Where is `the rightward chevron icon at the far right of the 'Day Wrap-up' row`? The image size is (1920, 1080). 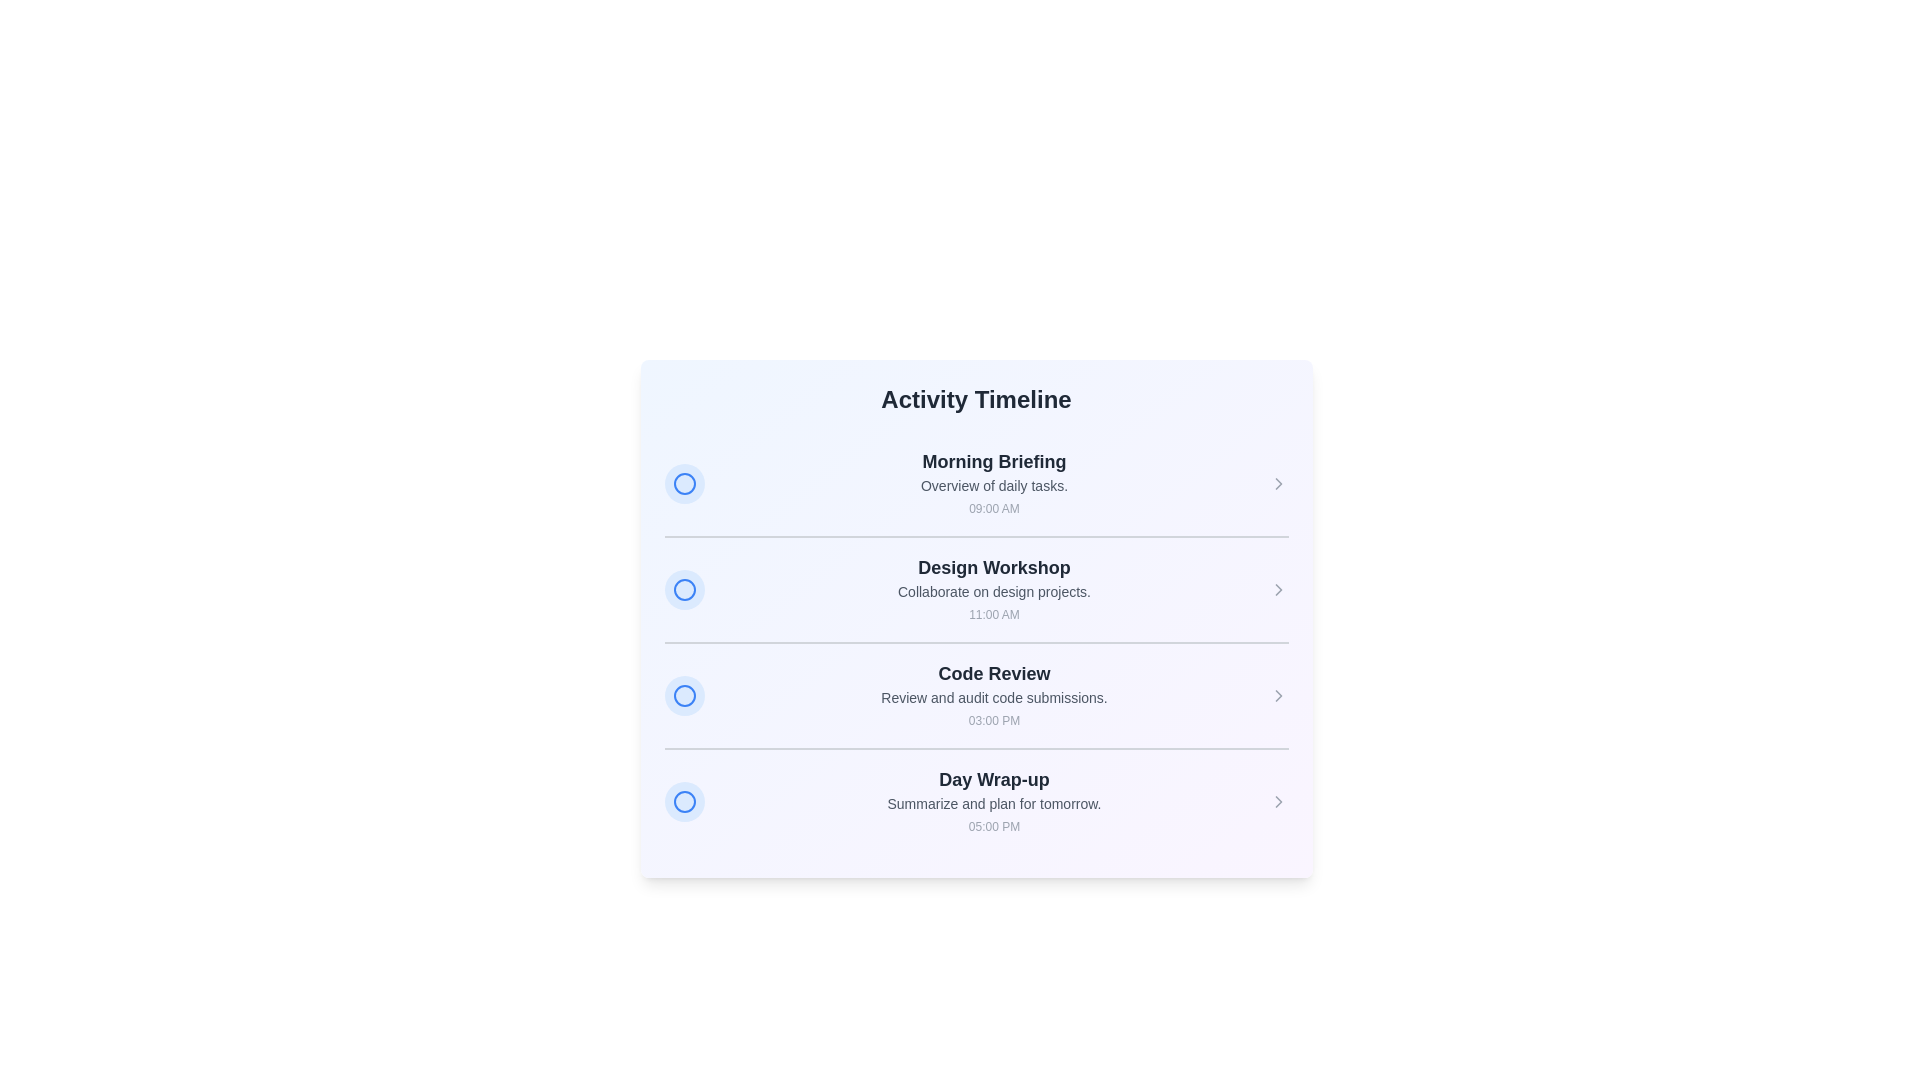
the rightward chevron icon at the far right of the 'Day Wrap-up' row is located at coordinates (1277, 801).